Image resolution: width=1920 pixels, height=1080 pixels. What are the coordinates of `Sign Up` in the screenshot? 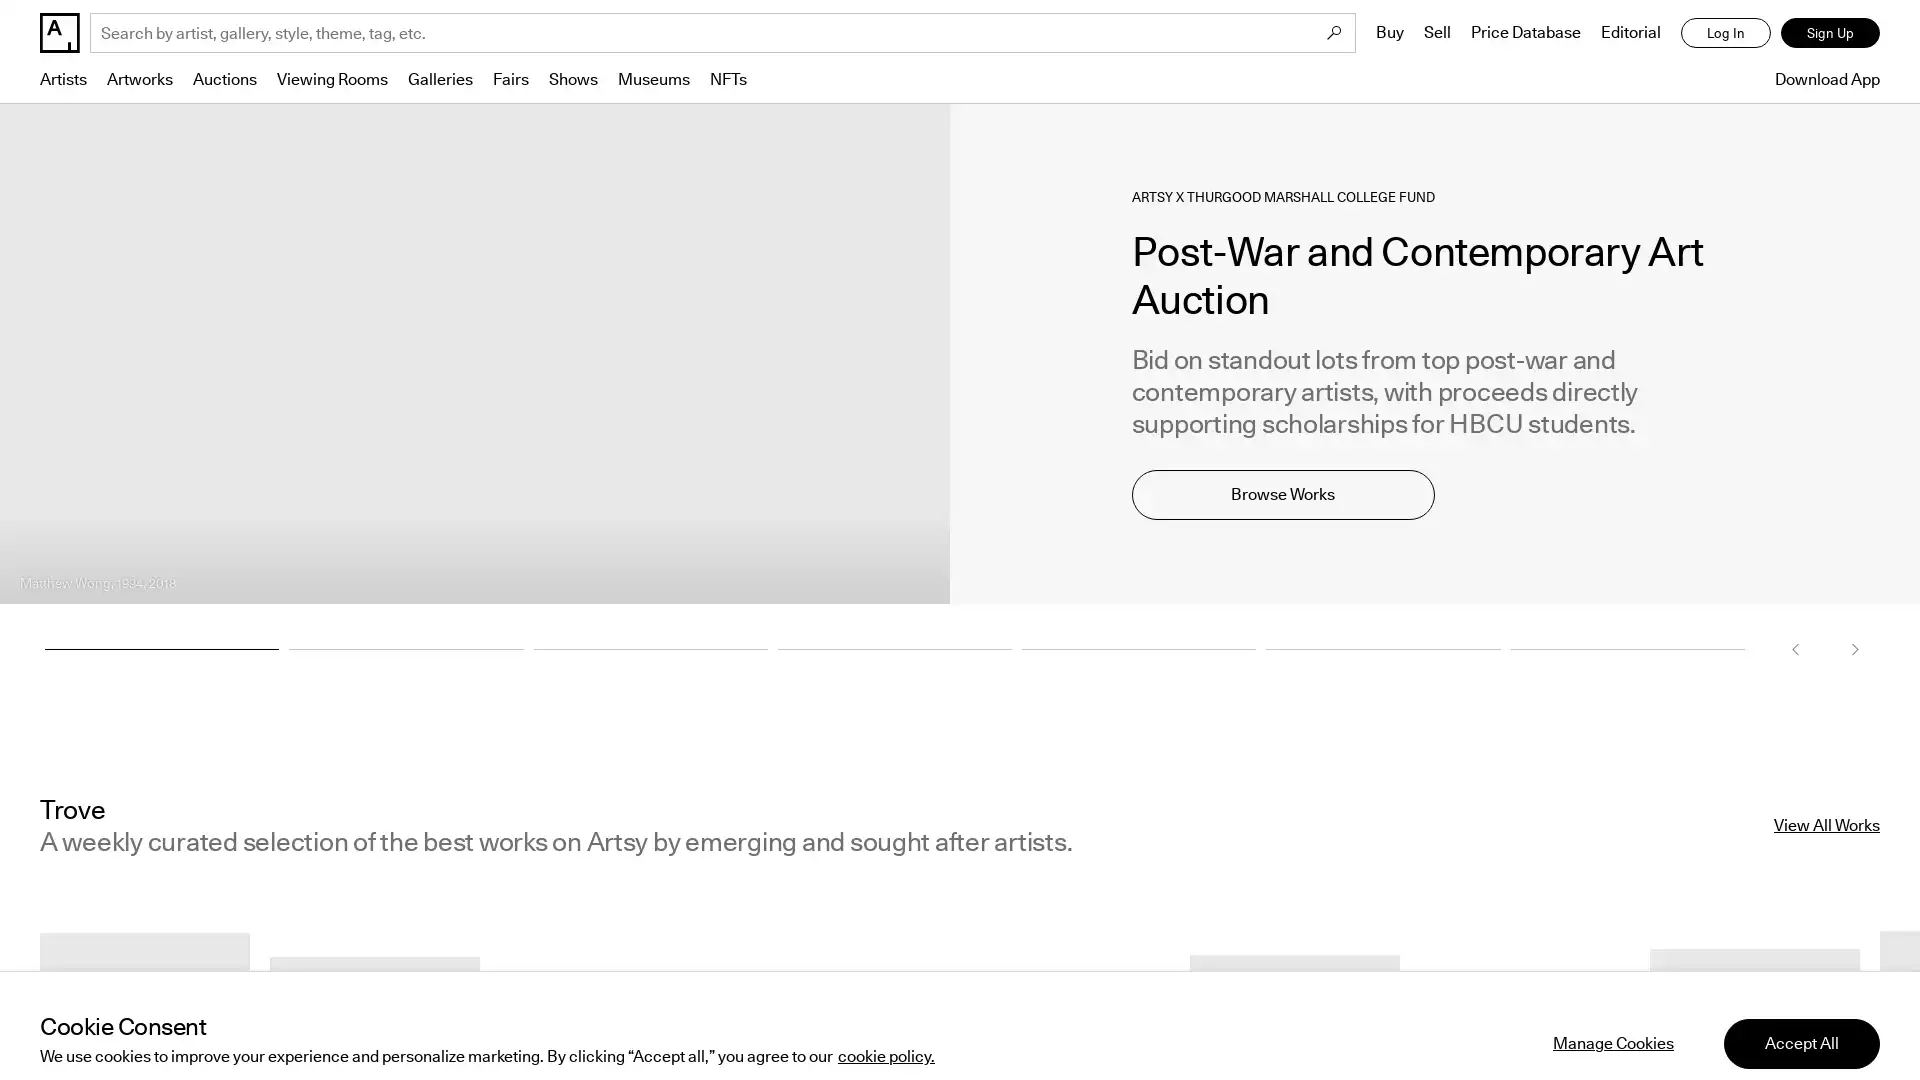 It's located at (1830, 33).